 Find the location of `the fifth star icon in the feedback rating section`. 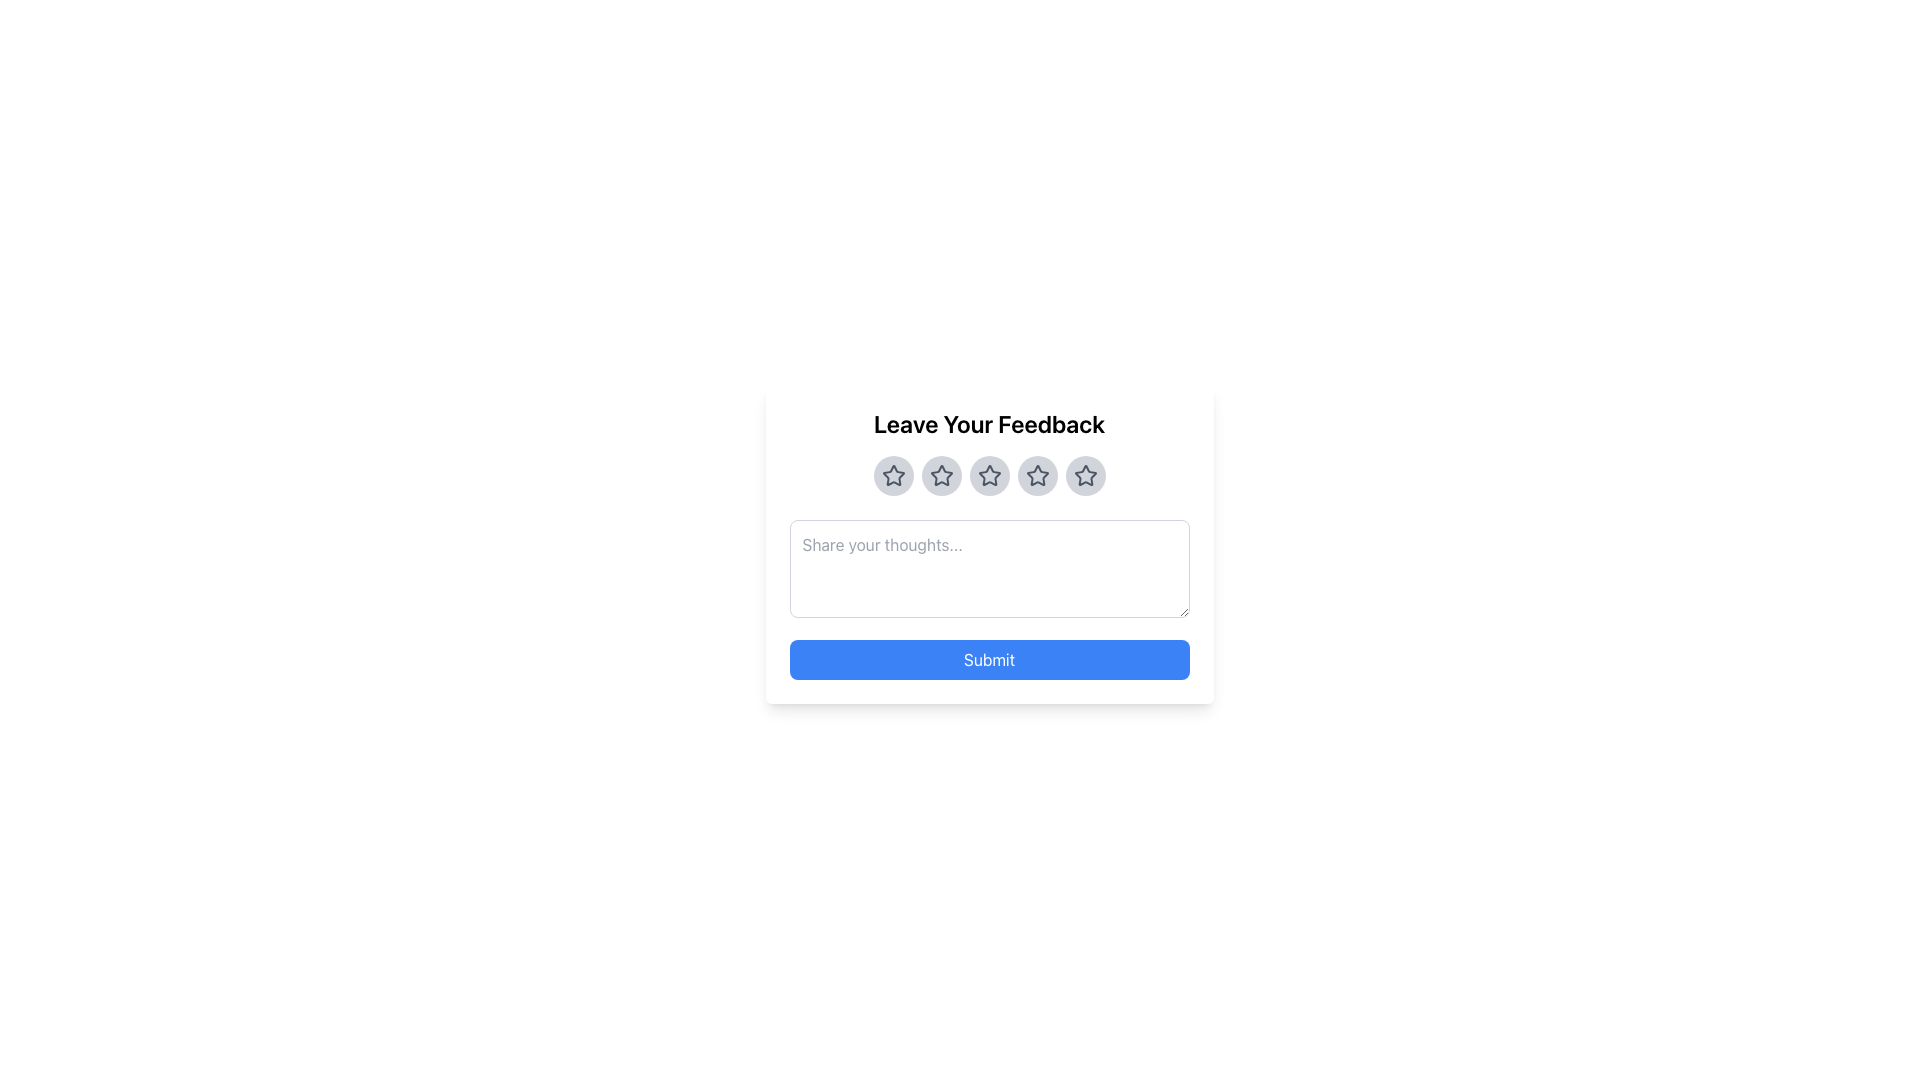

the fifth star icon in the feedback rating section is located at coordinates (1084, 475).